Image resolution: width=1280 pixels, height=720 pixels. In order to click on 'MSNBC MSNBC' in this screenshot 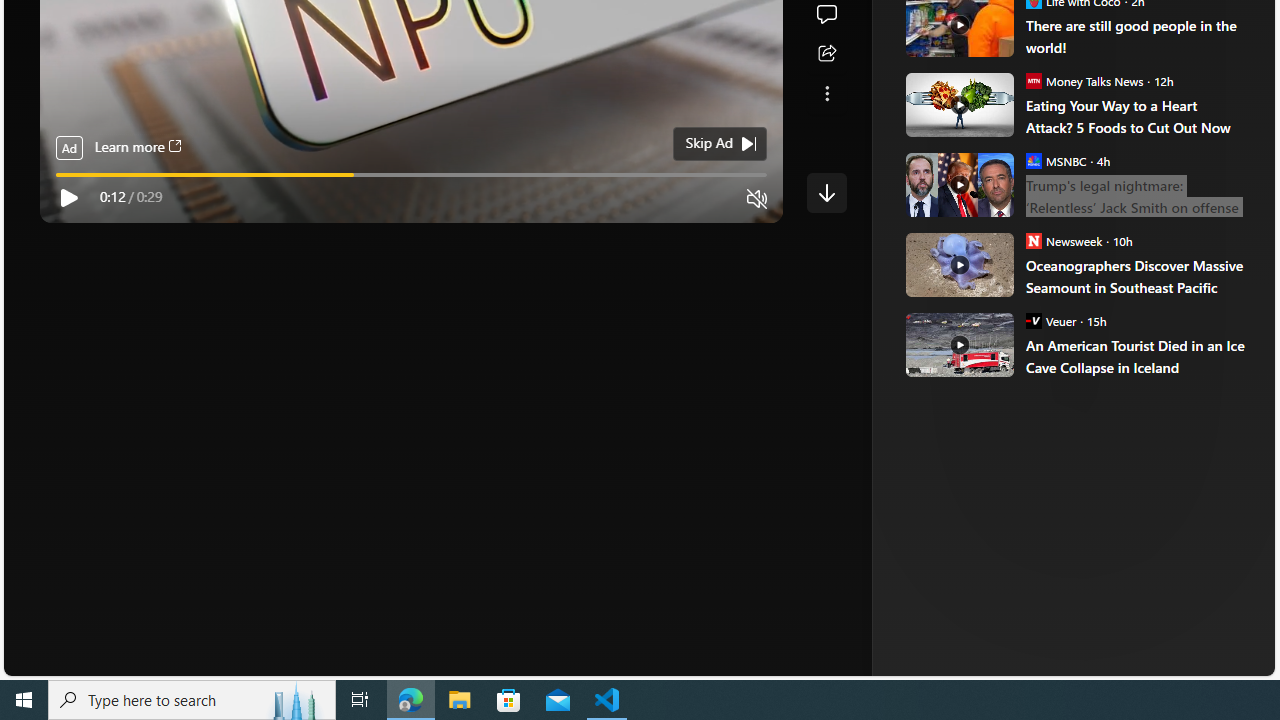, I will do `click(1055, 159)`.